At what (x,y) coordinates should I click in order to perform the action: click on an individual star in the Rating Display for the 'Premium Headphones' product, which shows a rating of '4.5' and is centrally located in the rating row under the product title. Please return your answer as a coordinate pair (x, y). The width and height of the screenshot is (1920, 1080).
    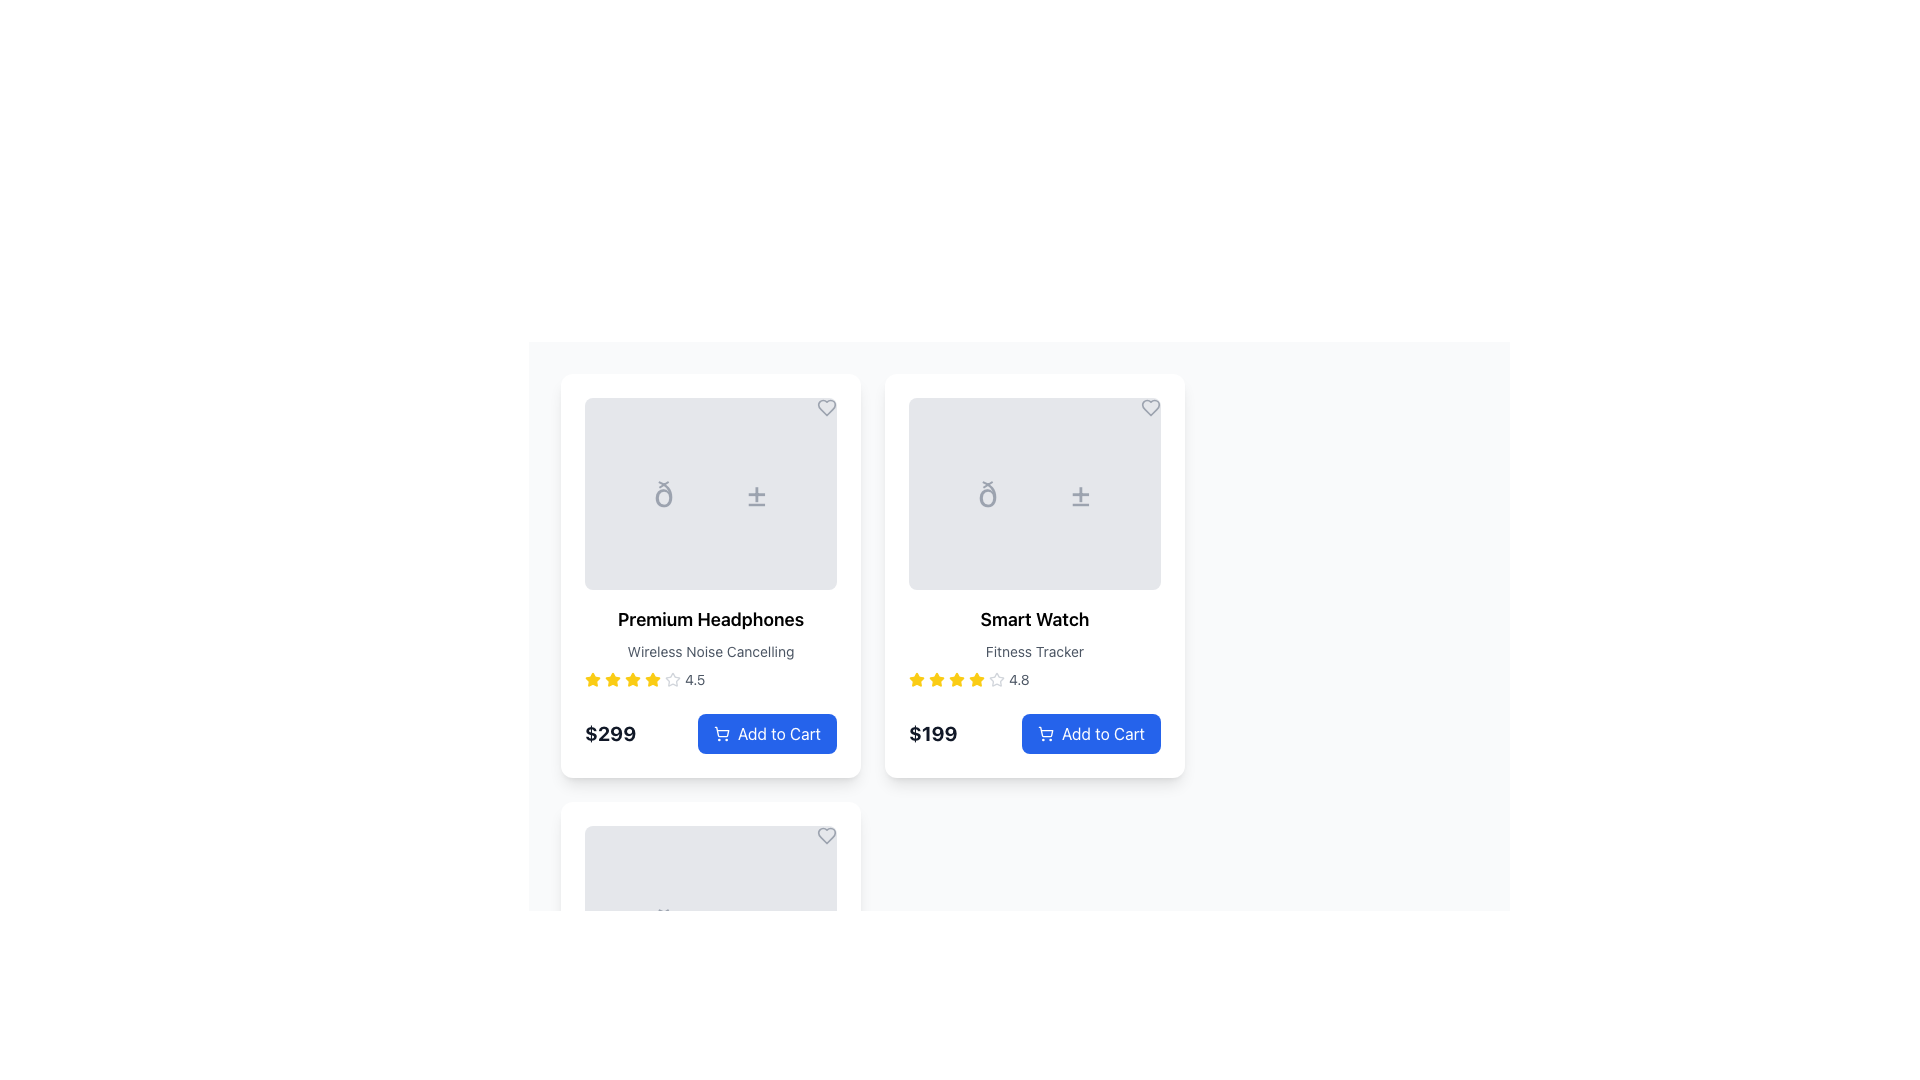
    Looking at the image, I should click on (710, 678).